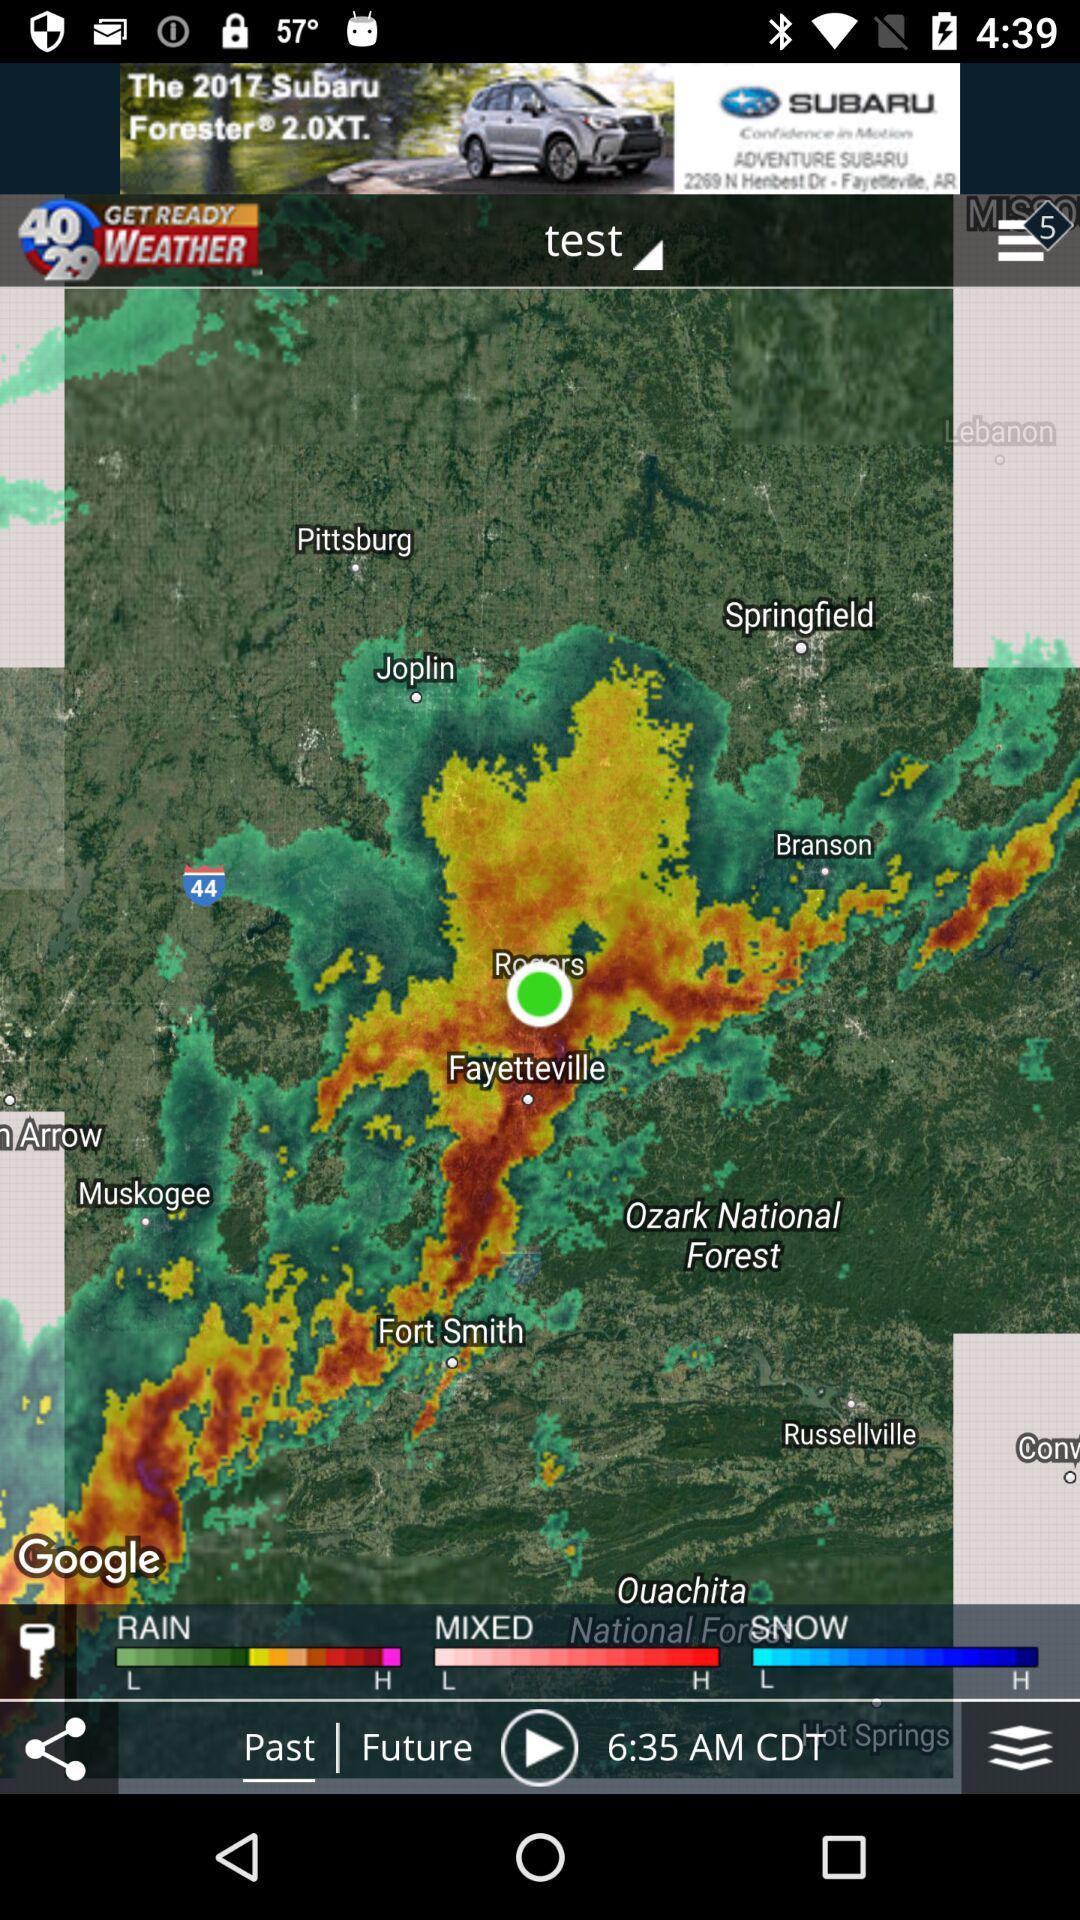 The height and width of the screenshot is (1920, 1080). What do you see at coordinates (540, 127) in the screenshot?
I see `notification option` at bounding box center [540, 127].